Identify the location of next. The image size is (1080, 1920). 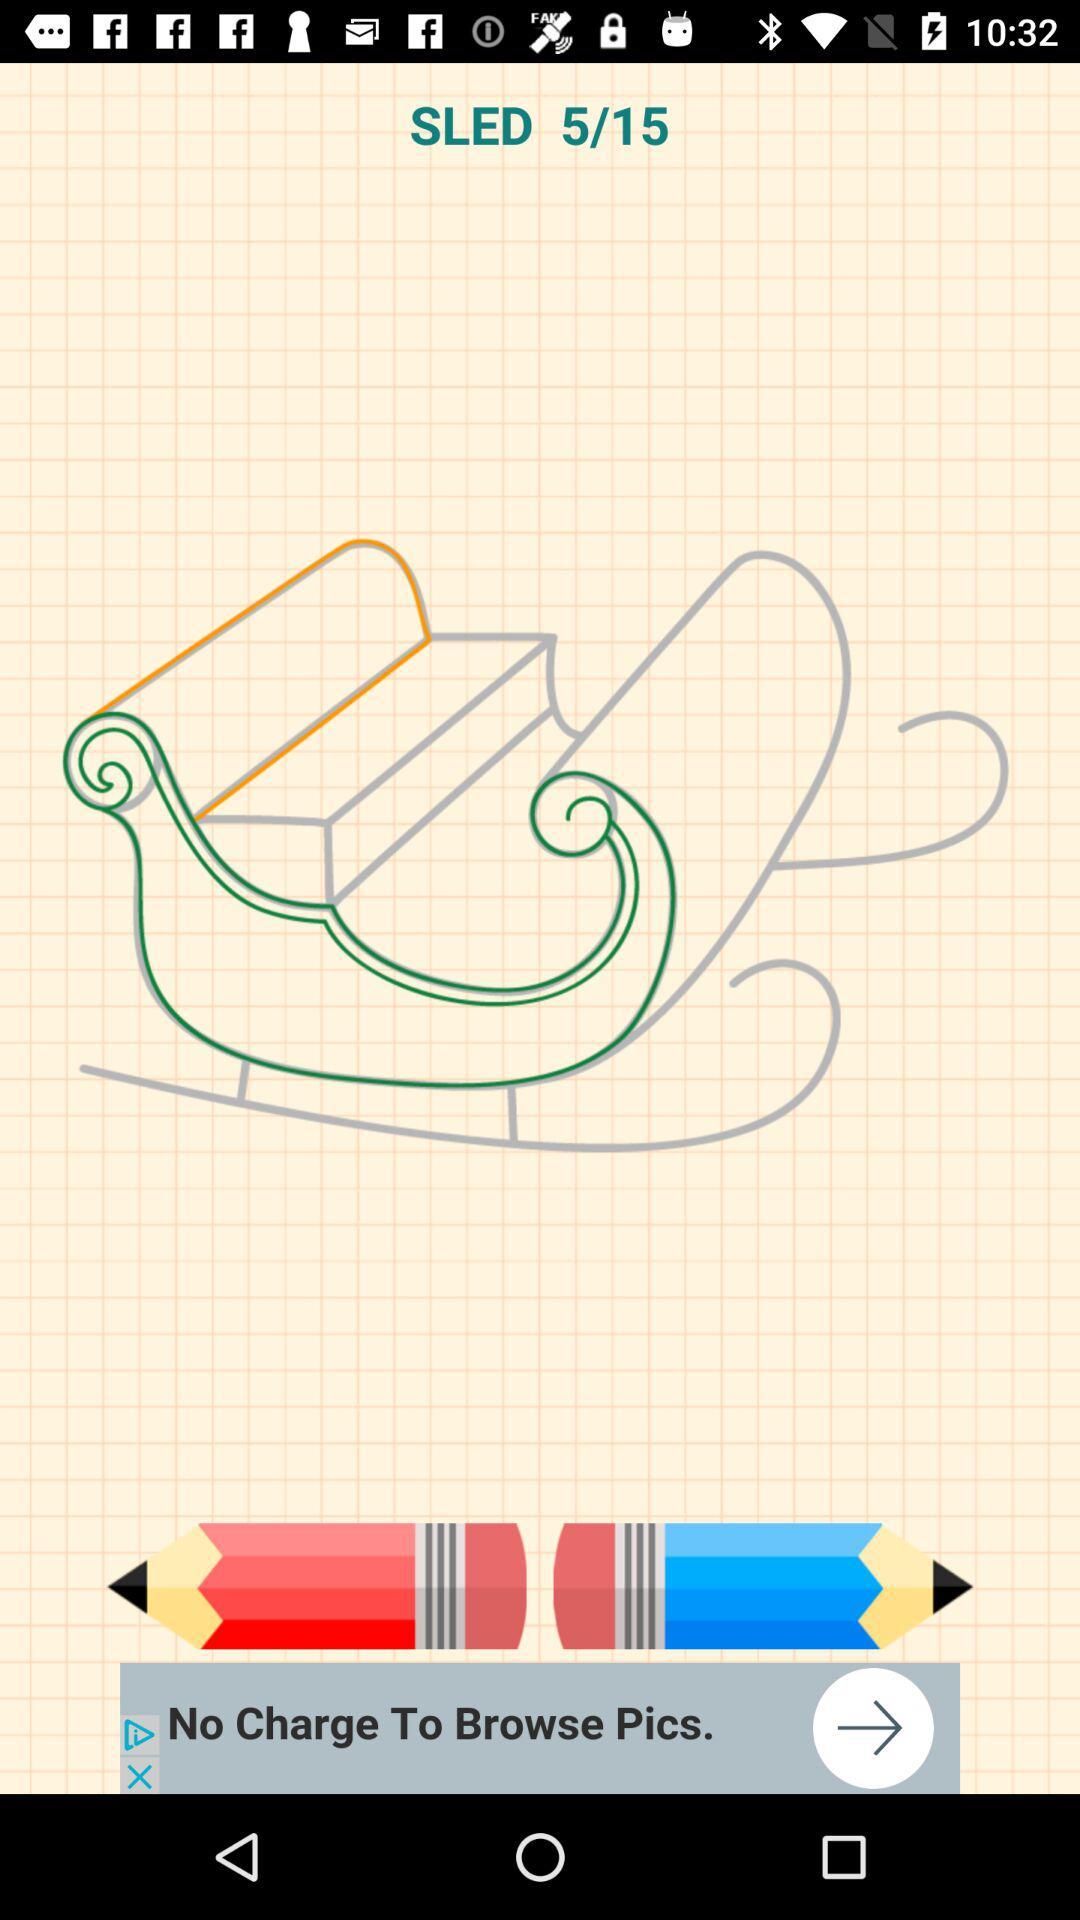
(763, 1585).